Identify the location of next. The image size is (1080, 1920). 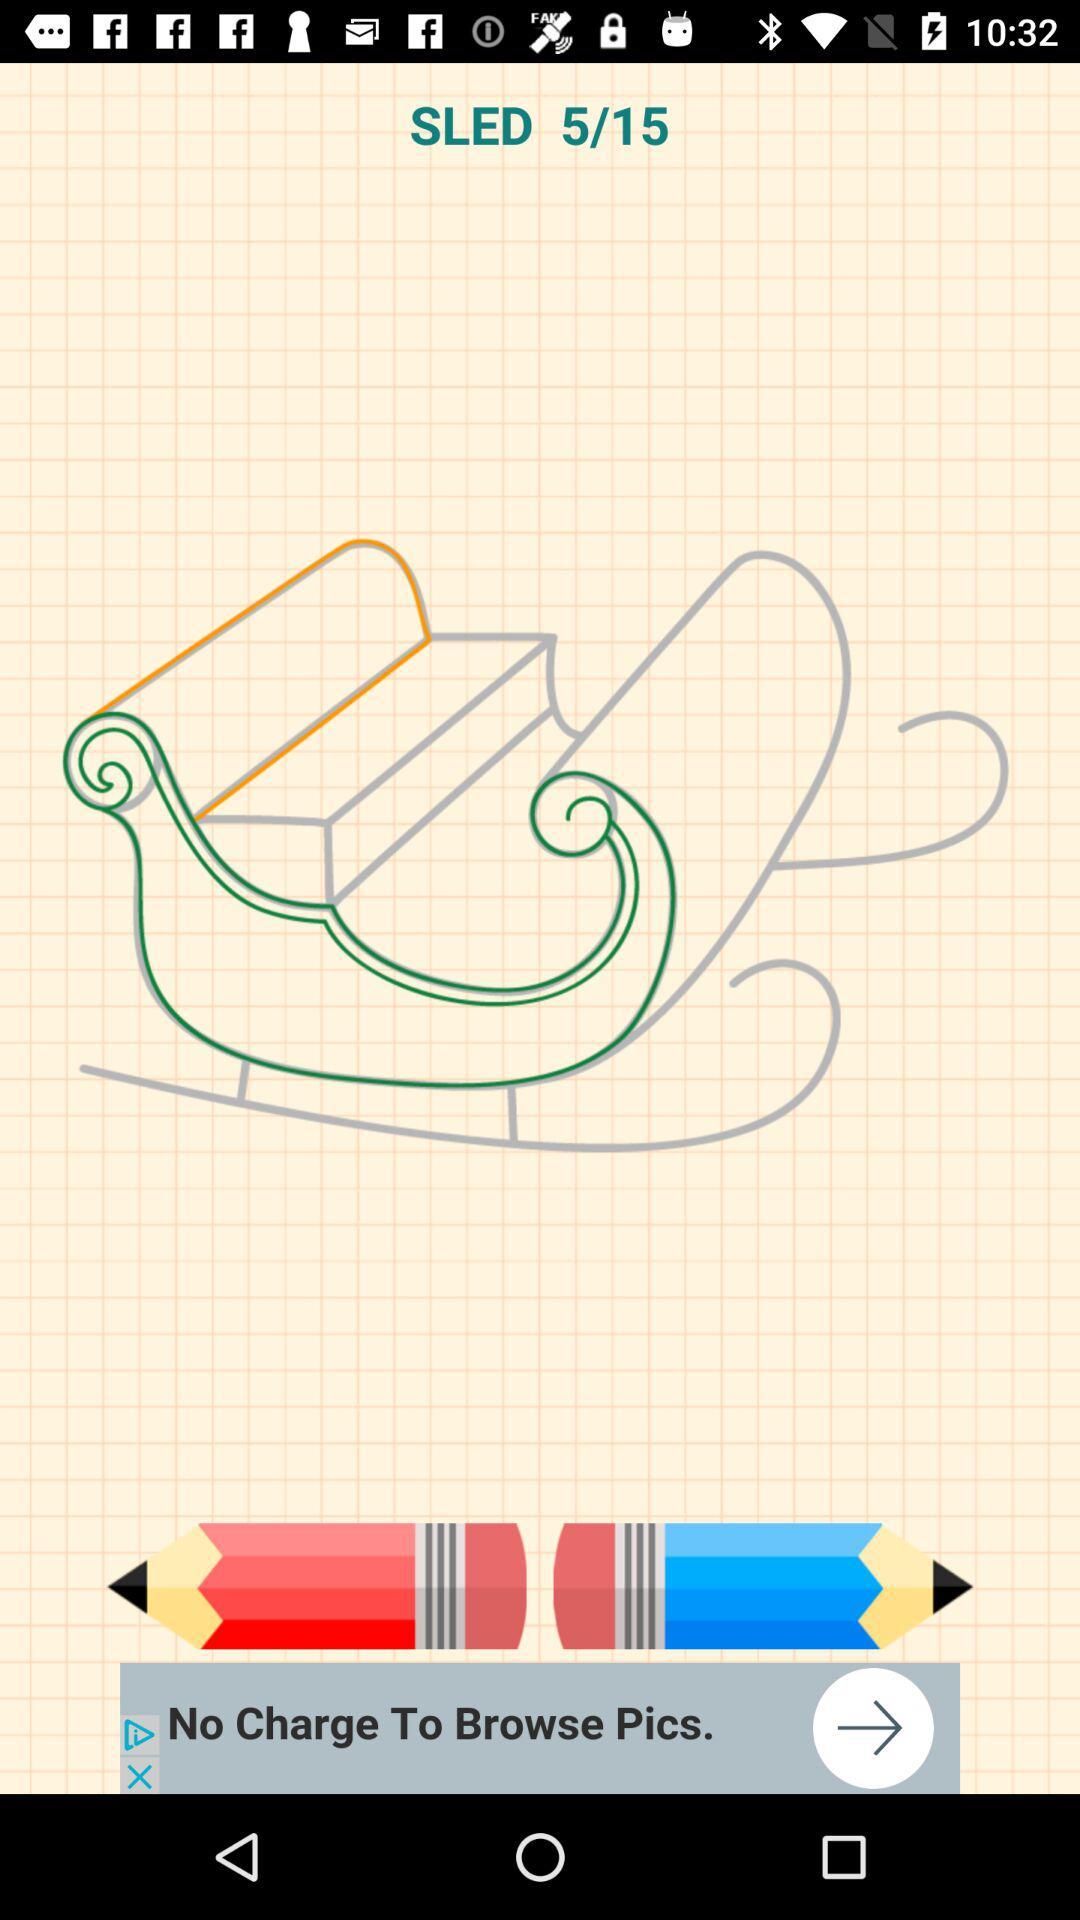
(763, 1585).